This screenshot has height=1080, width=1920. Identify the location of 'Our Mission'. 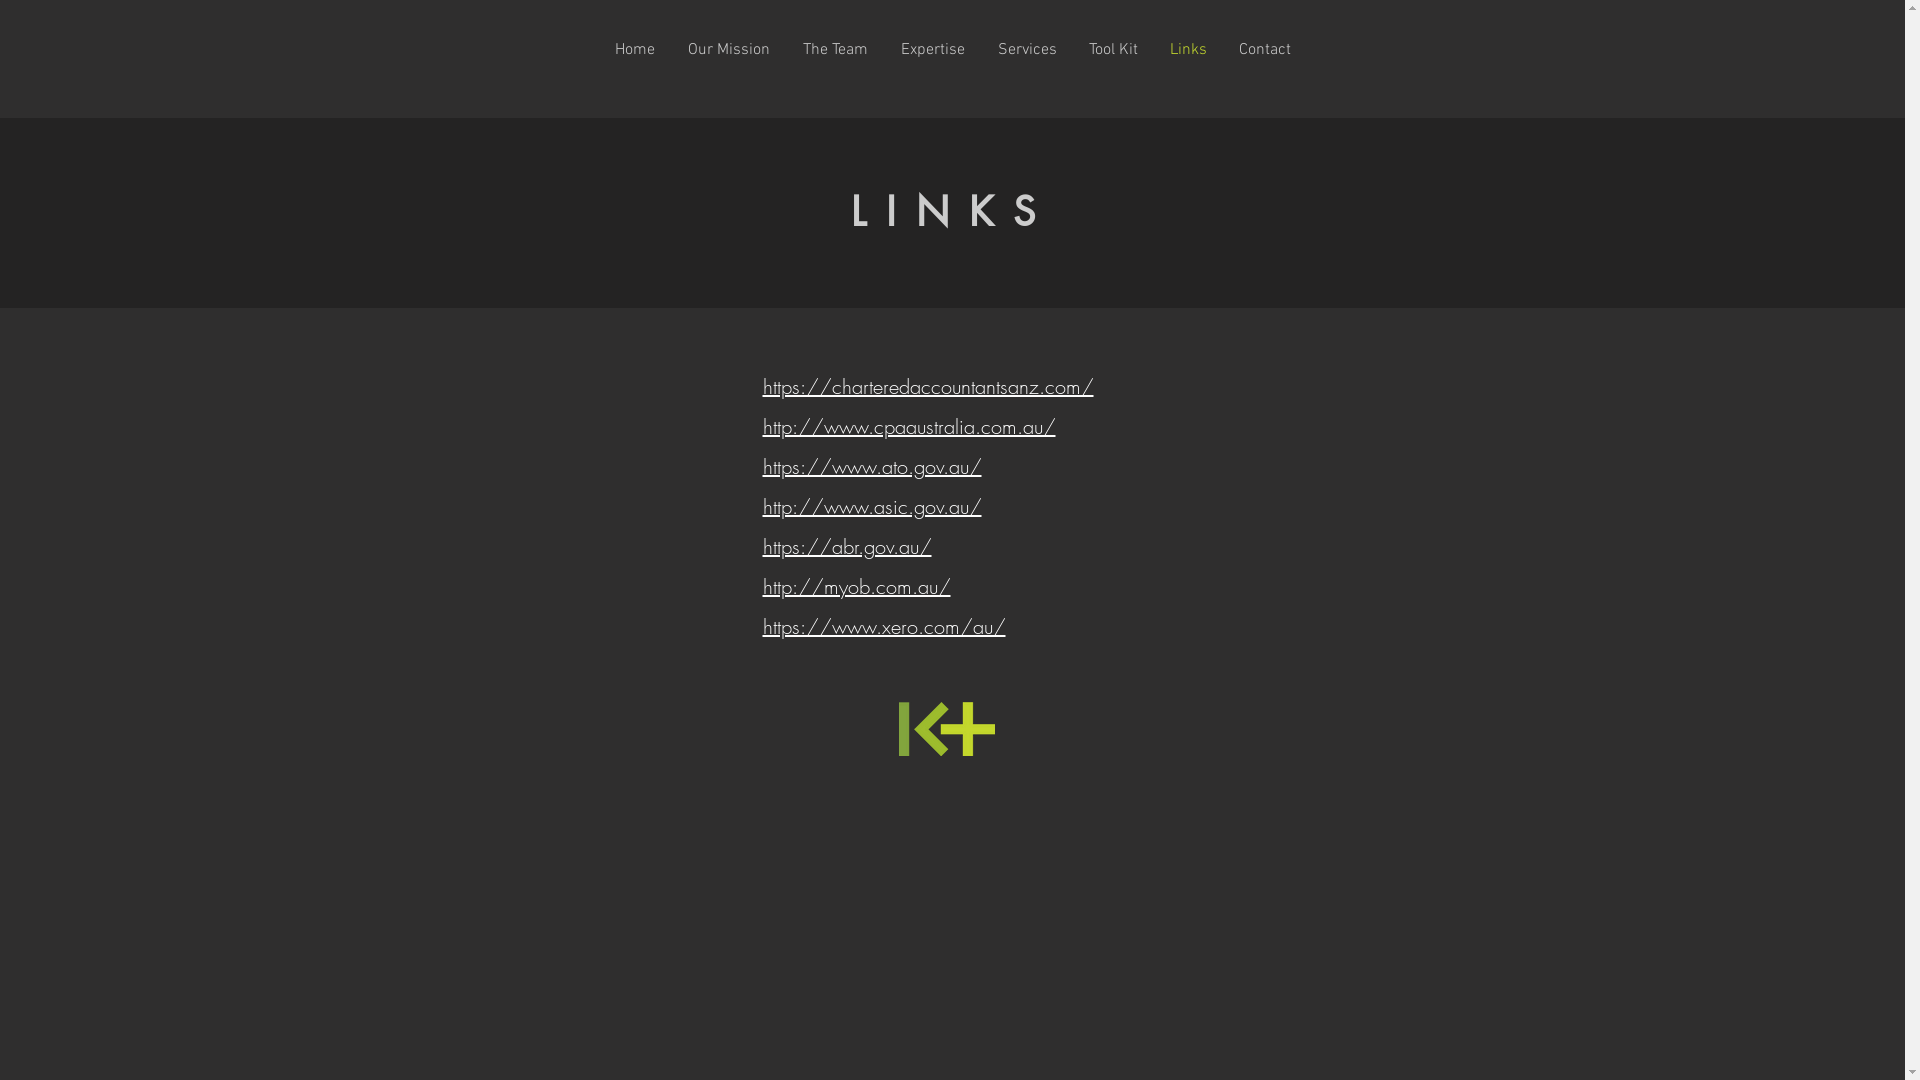
(728, 49).